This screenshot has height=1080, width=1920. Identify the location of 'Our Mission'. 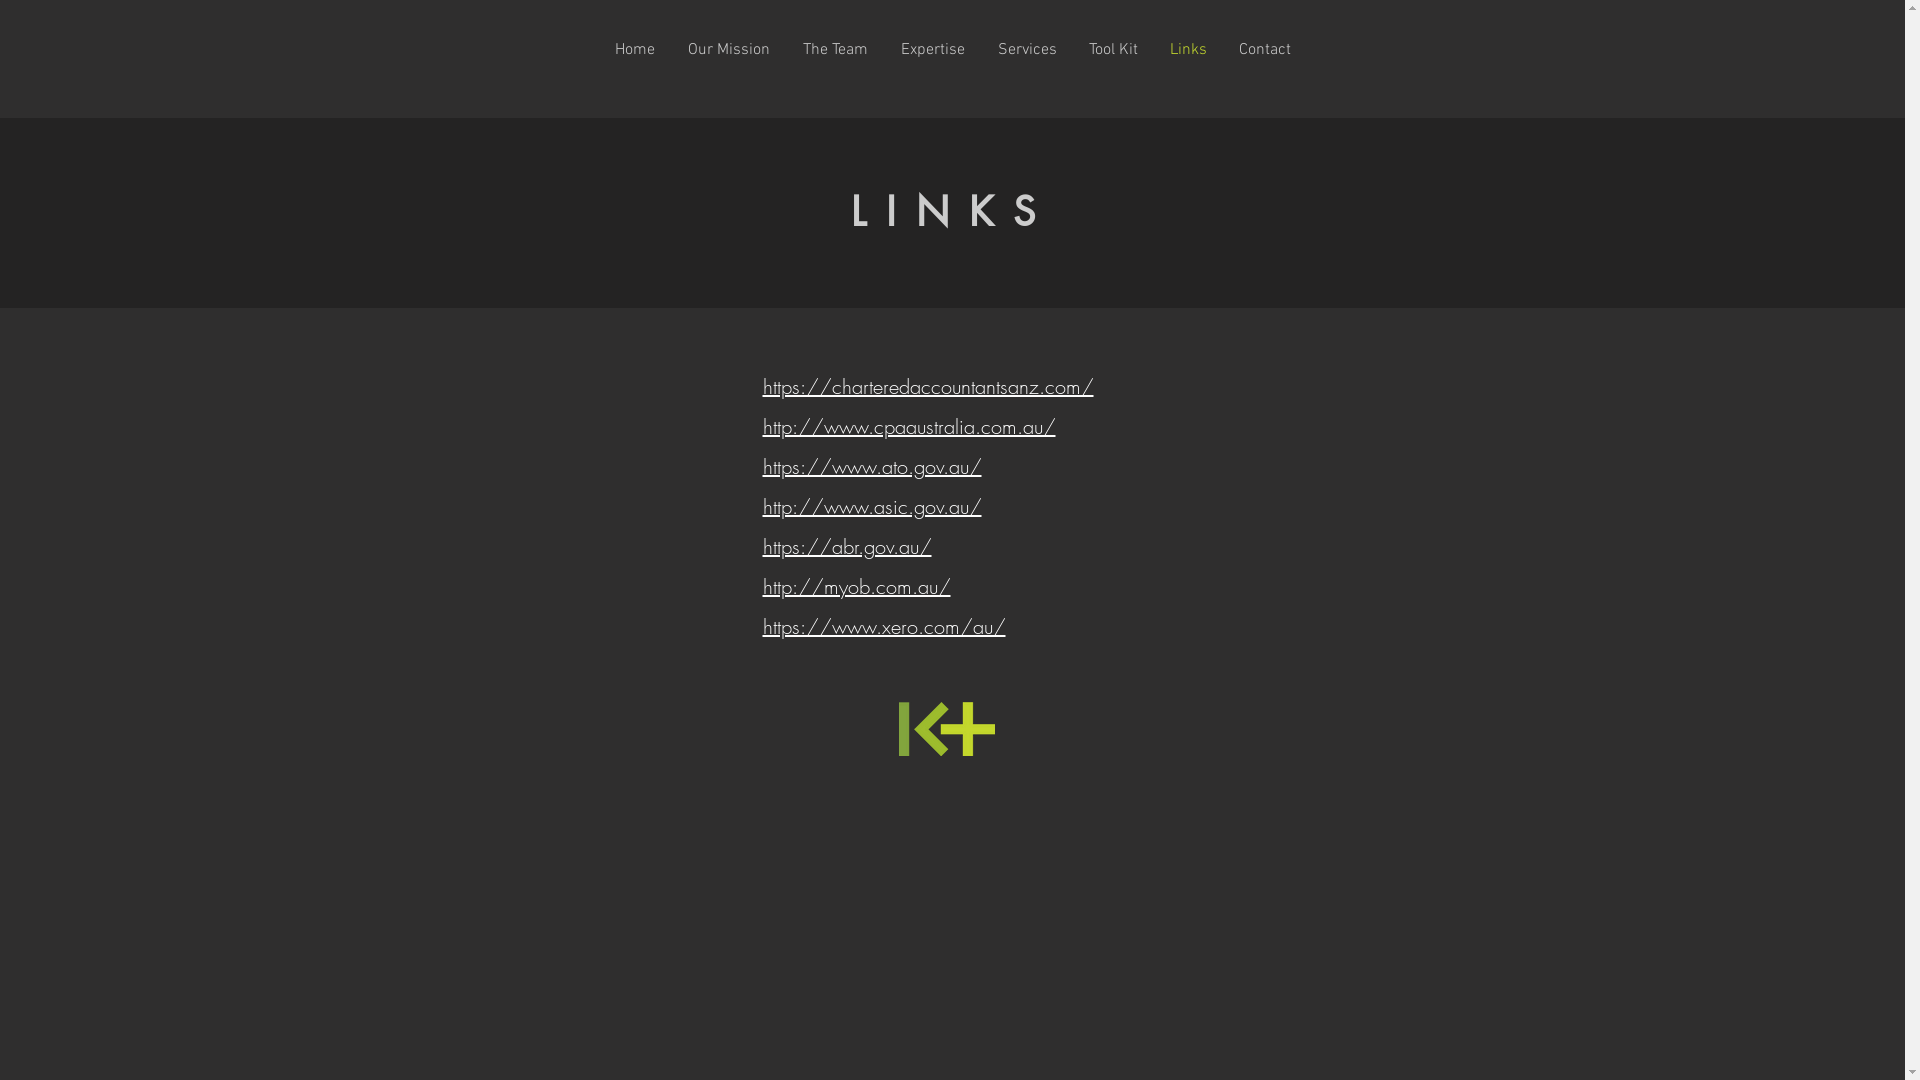
(728, 49).